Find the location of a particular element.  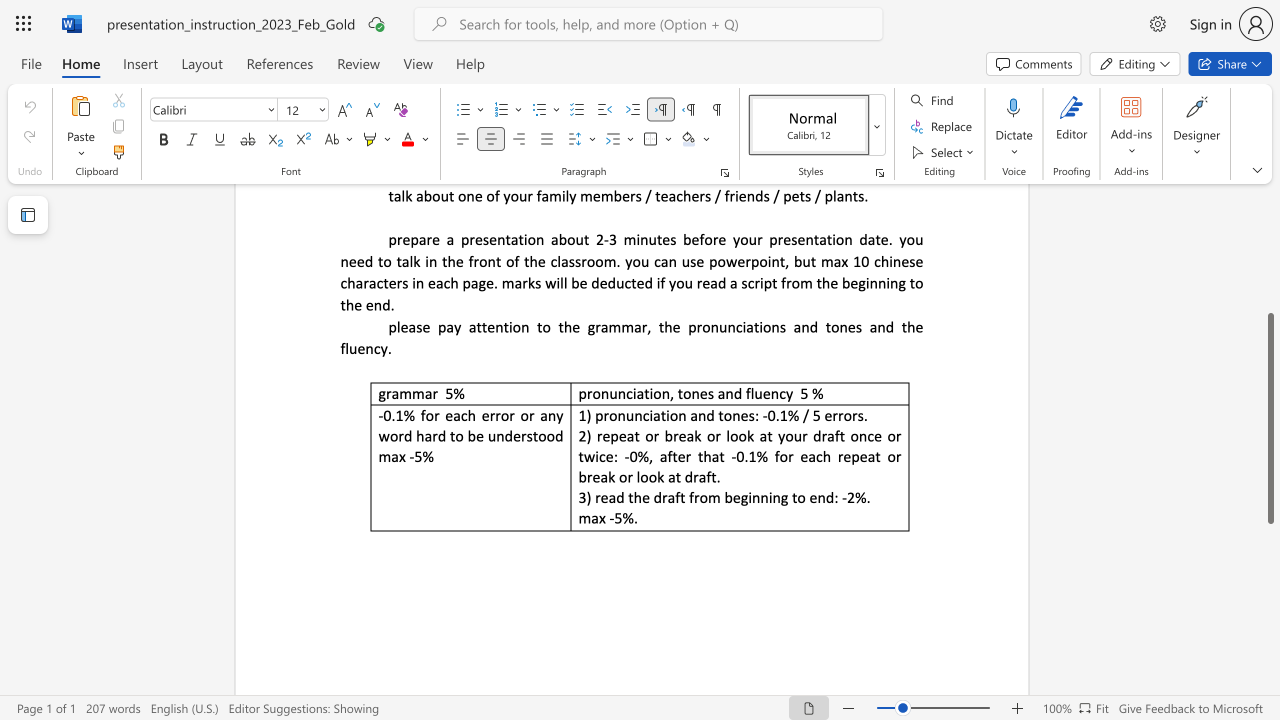

the scrollbar to scroll the page up is located at coordinates (1269, 238).